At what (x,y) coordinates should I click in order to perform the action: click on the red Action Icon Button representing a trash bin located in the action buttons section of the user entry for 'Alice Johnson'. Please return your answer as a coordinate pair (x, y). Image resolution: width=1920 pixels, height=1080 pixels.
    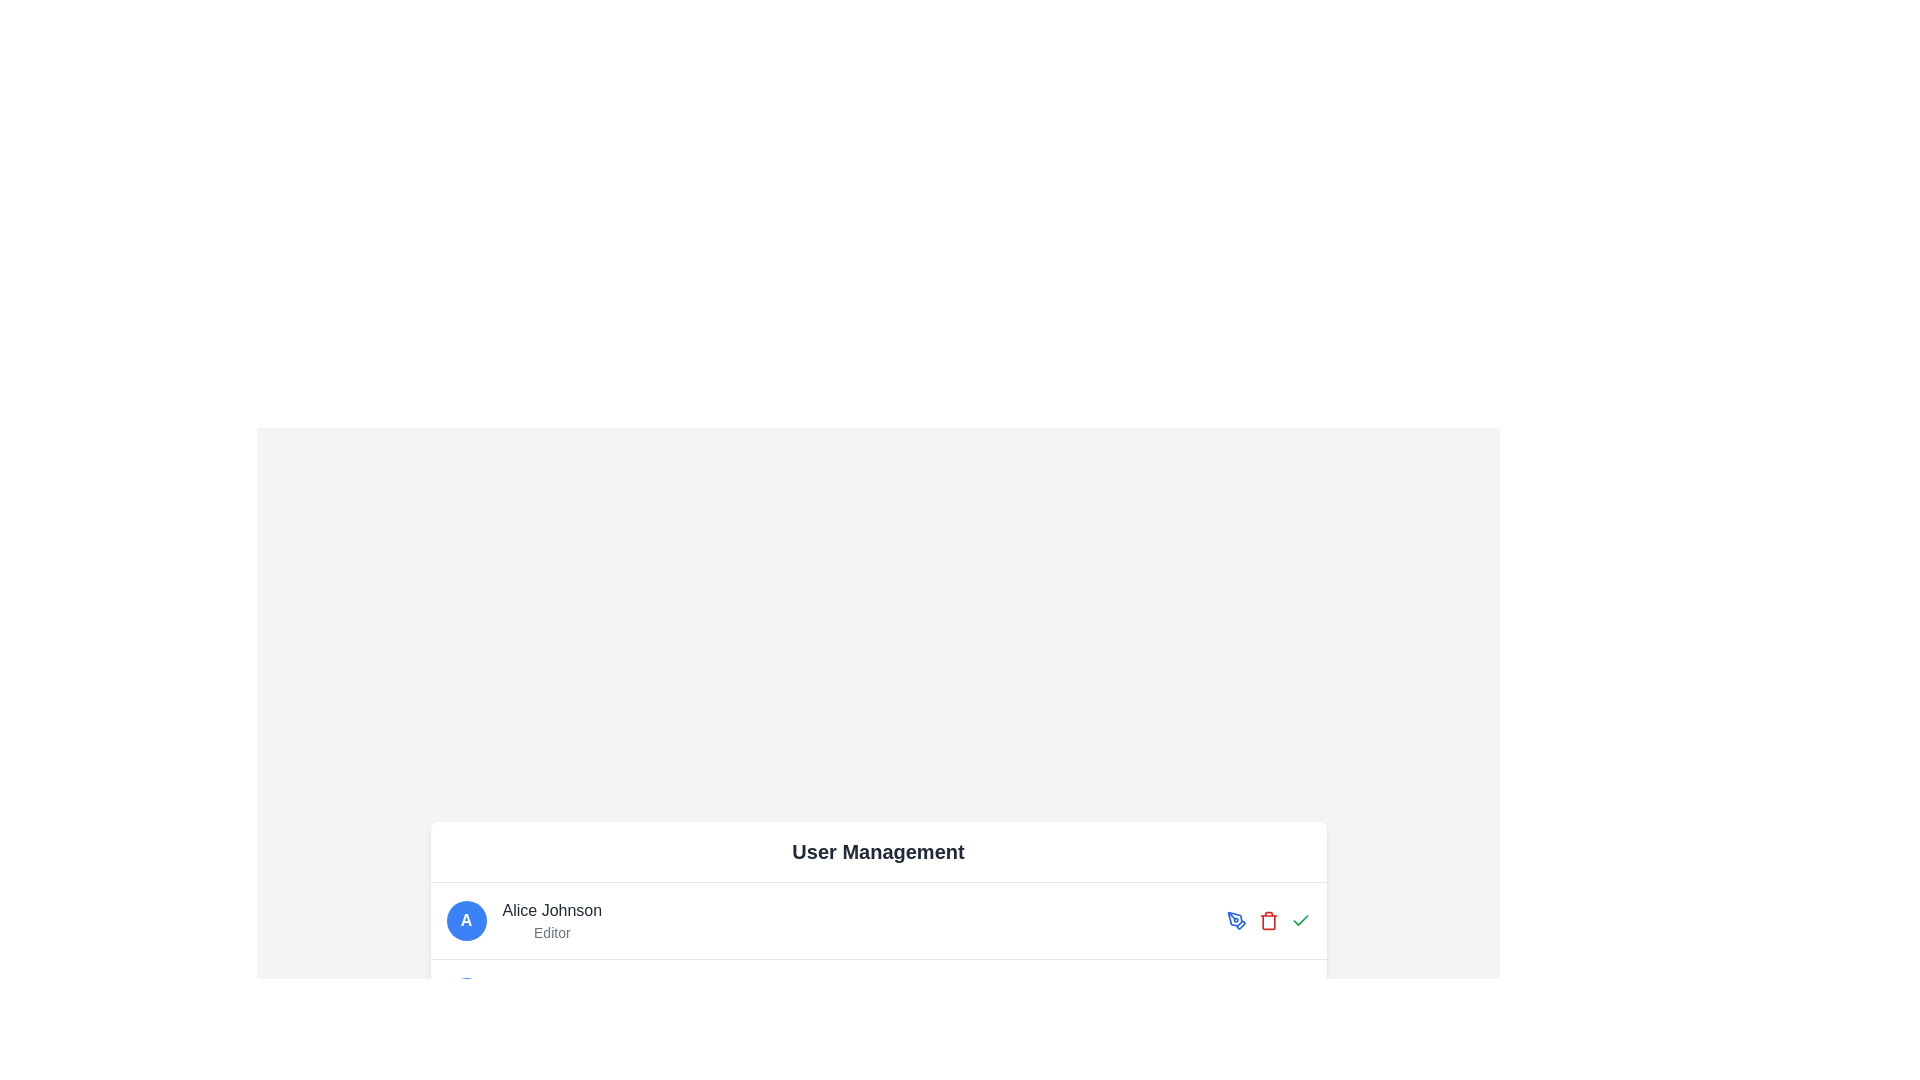
    Looking at the image, I should click on (1267, 921).